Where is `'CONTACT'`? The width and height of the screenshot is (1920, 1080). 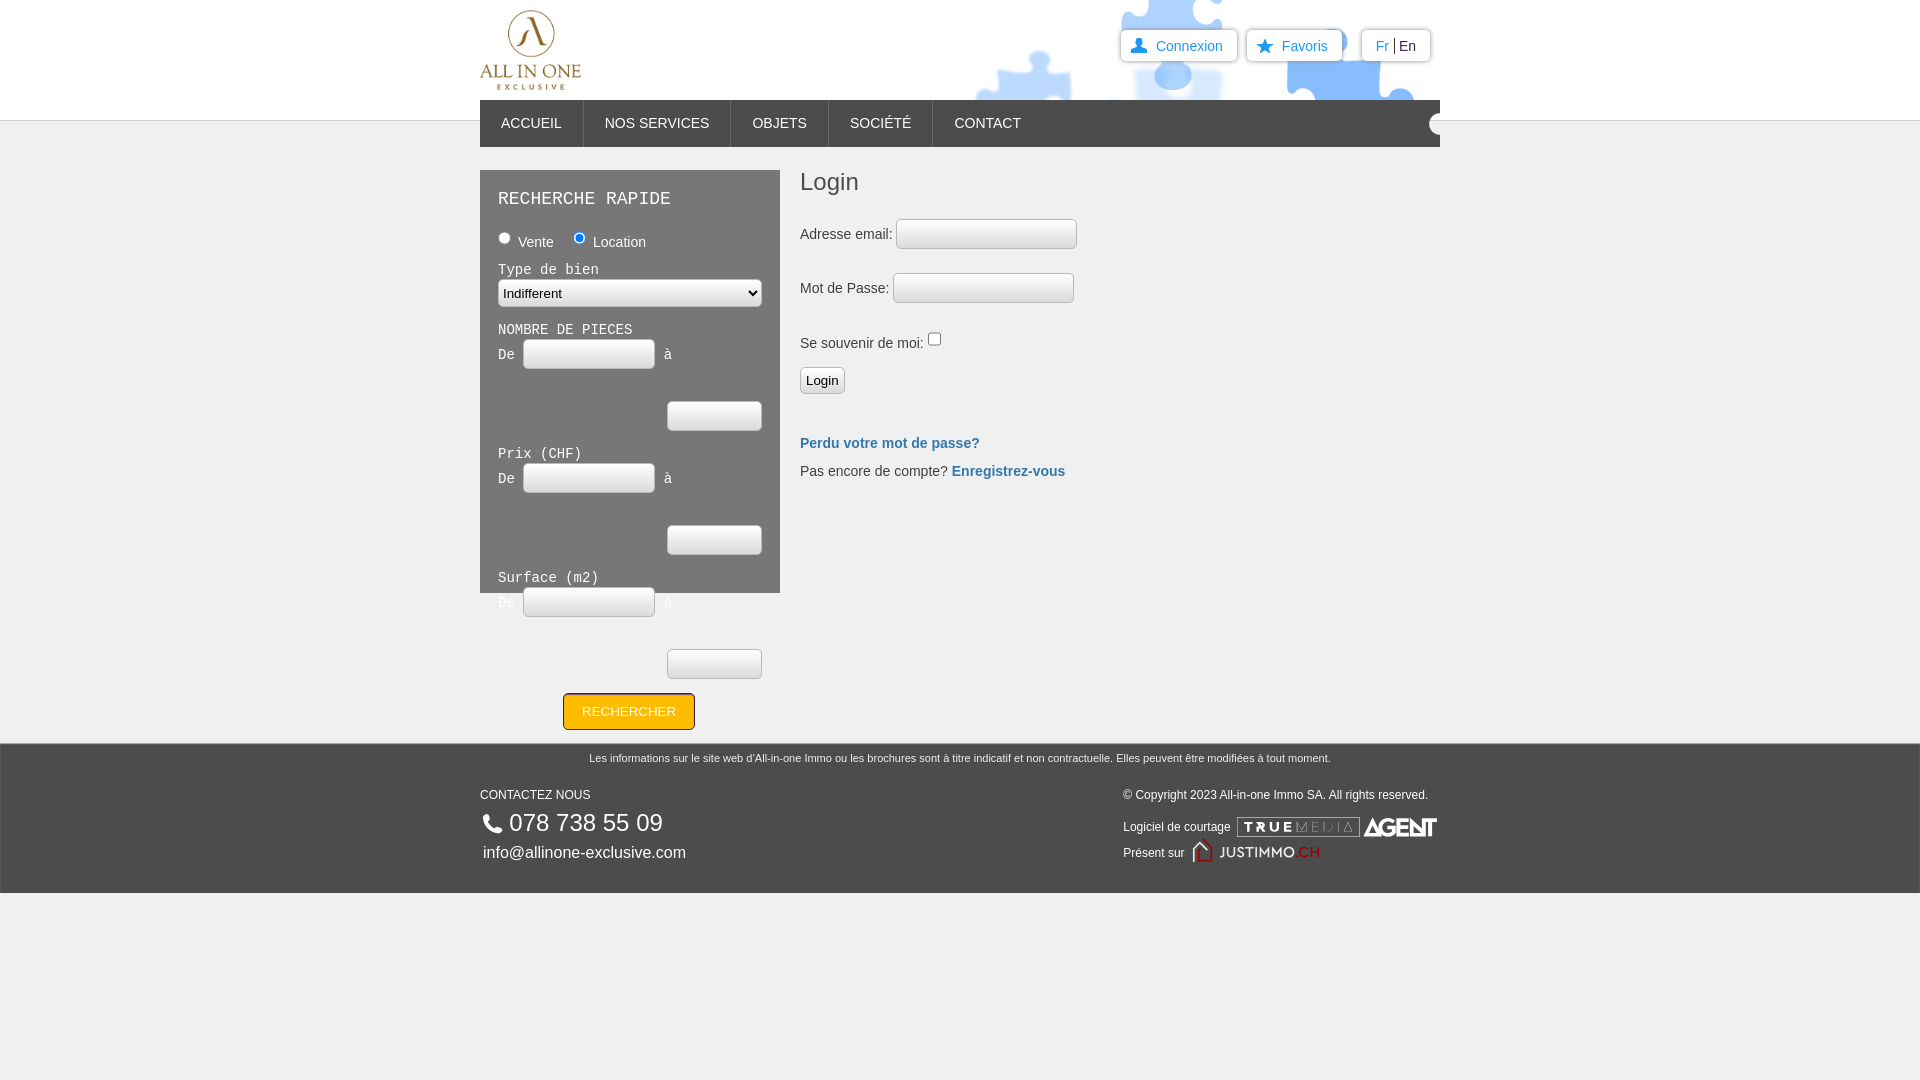
'CONTACT' is located at coordinates (997, 123).